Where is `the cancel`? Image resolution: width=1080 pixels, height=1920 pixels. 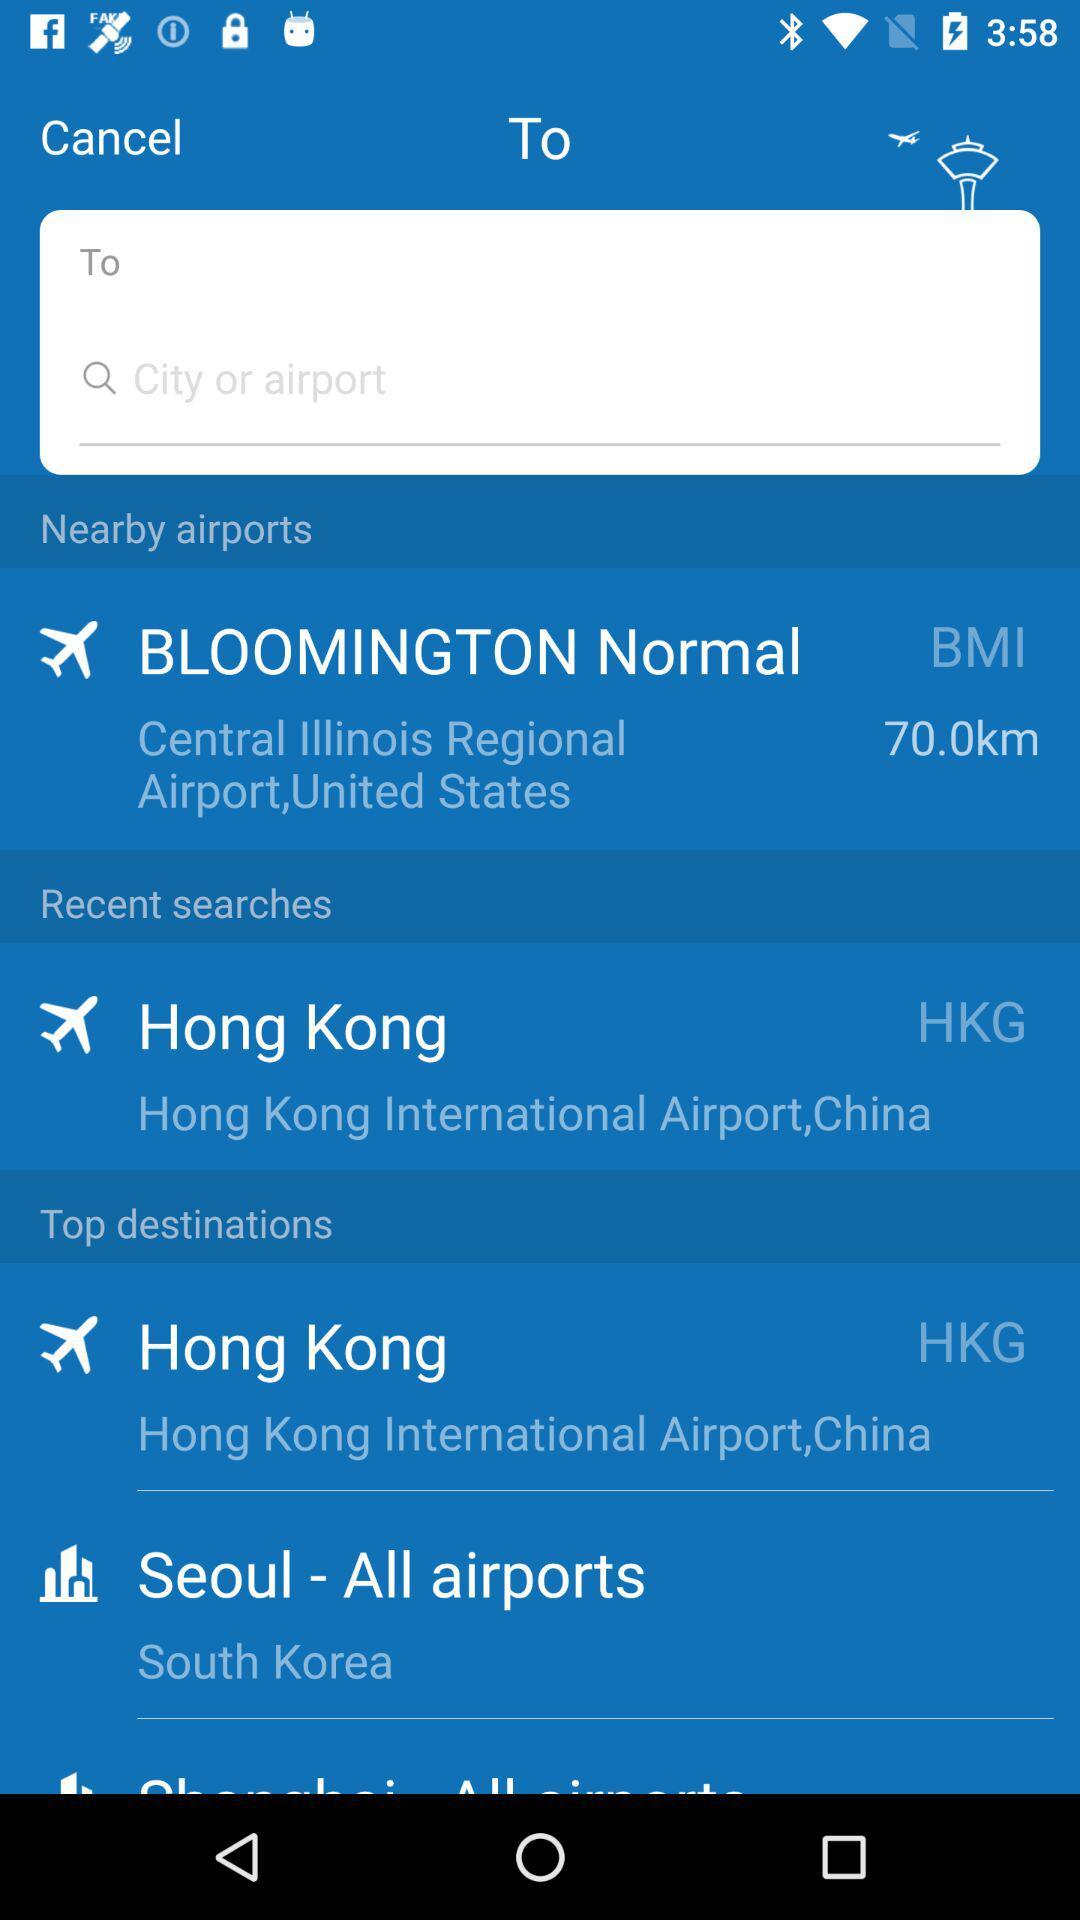
the cancel is located at coordinates (111, 135).